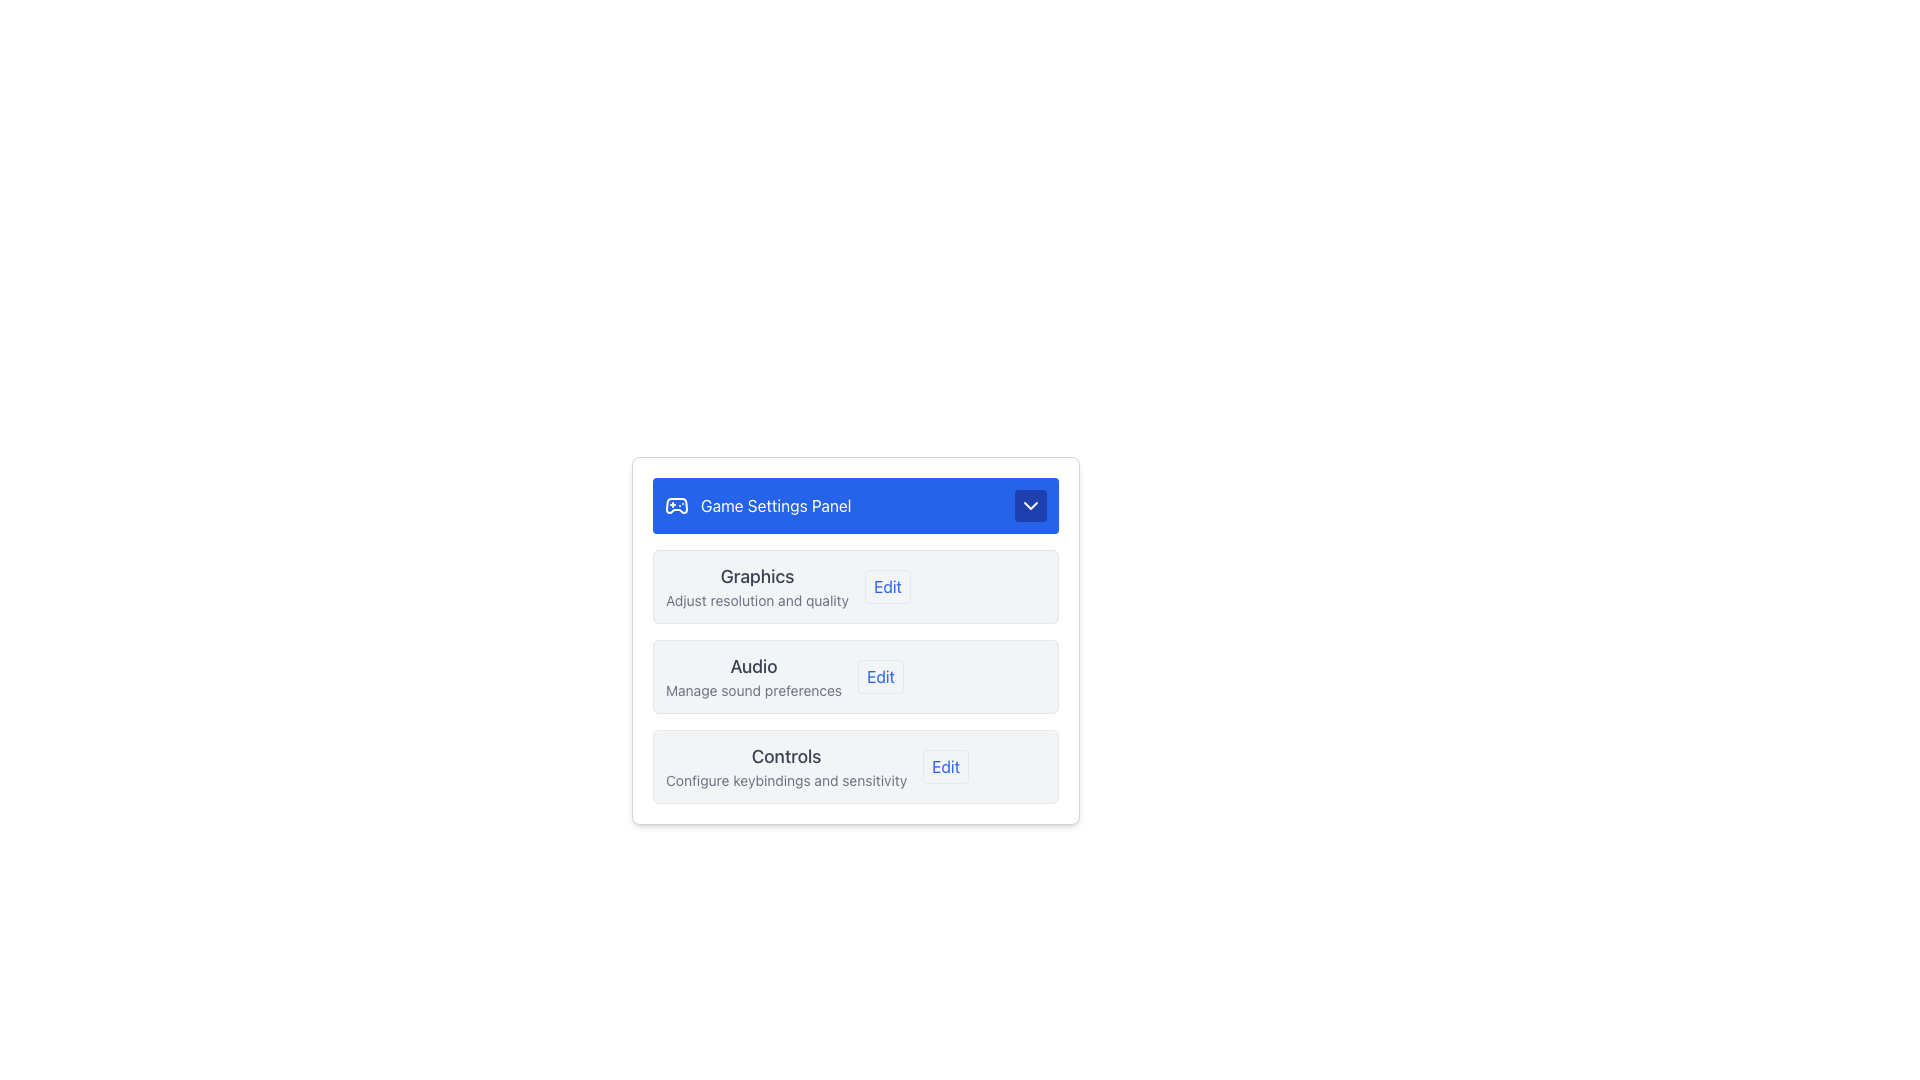 This screenshot has width=1920, height=1080. What do you see at coordinates (756, 585) in the screenshot?
I see `the 'Adjust resolution and quality' text label in the 'Graphics' settings category, which is the first entry in the vertical settings panel` at bounding box center [756, 585].